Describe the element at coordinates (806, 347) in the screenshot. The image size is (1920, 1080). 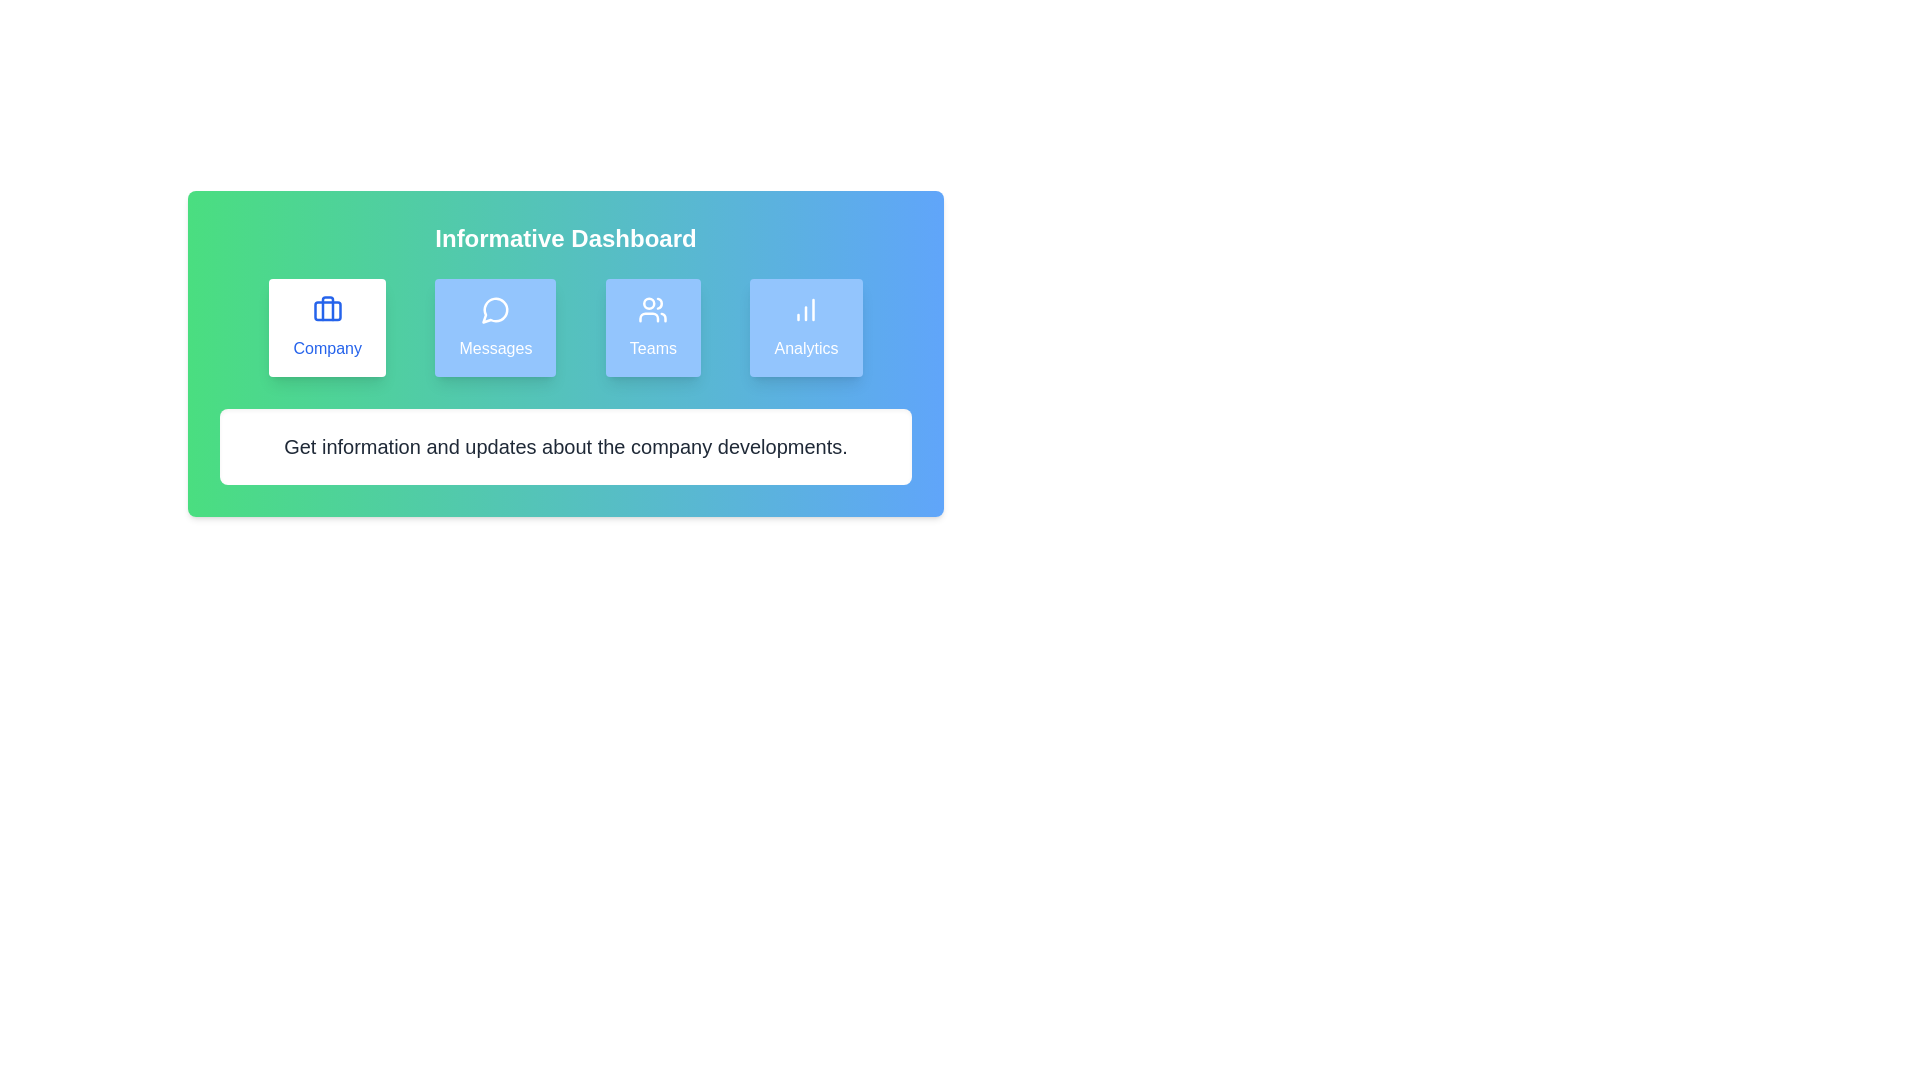
I see `displayed label 'Analytics' which is a textual label styled in medium weight font located below a graphical chart icon in the fourth card from the left` at that location.